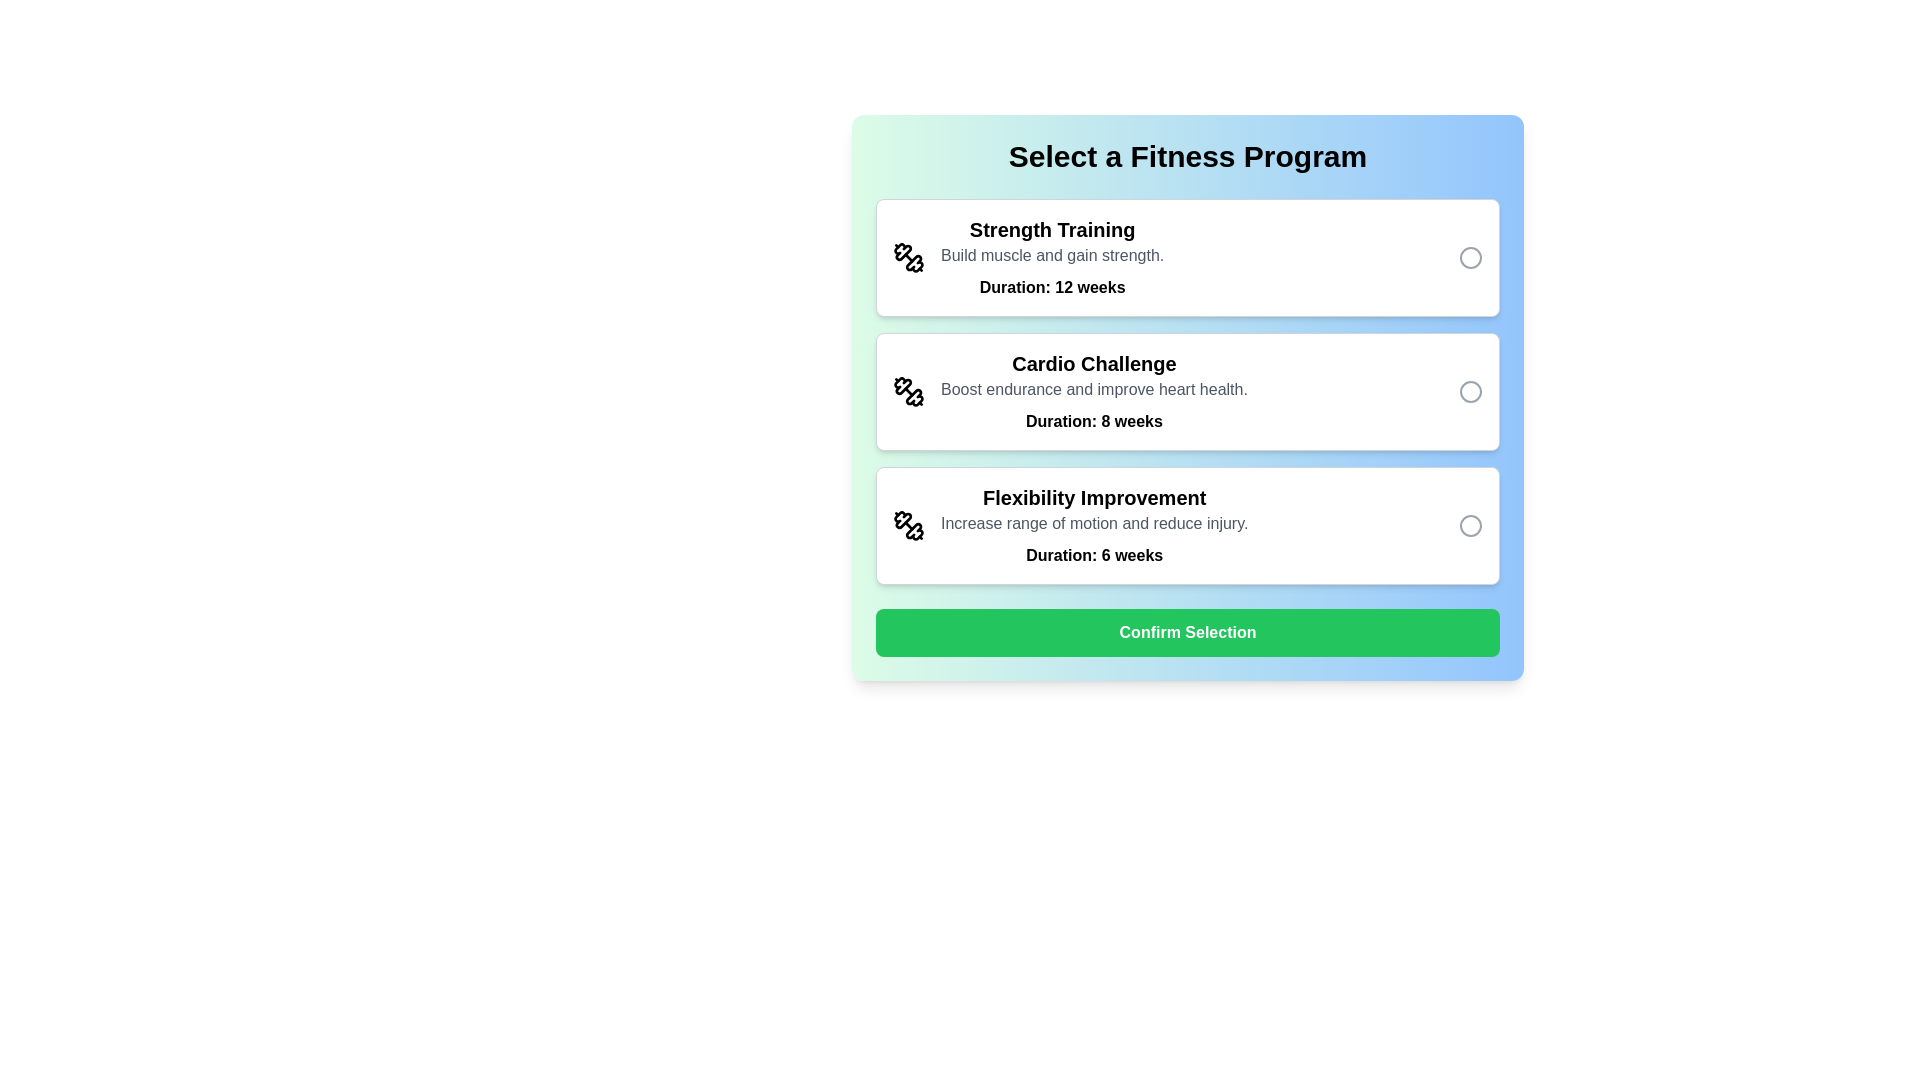  Describe the element at coordinates (1470, 257) in the screenshot. I see `the circular radio button indicator in the top-right part of the 'Strength Training' card` at that location.